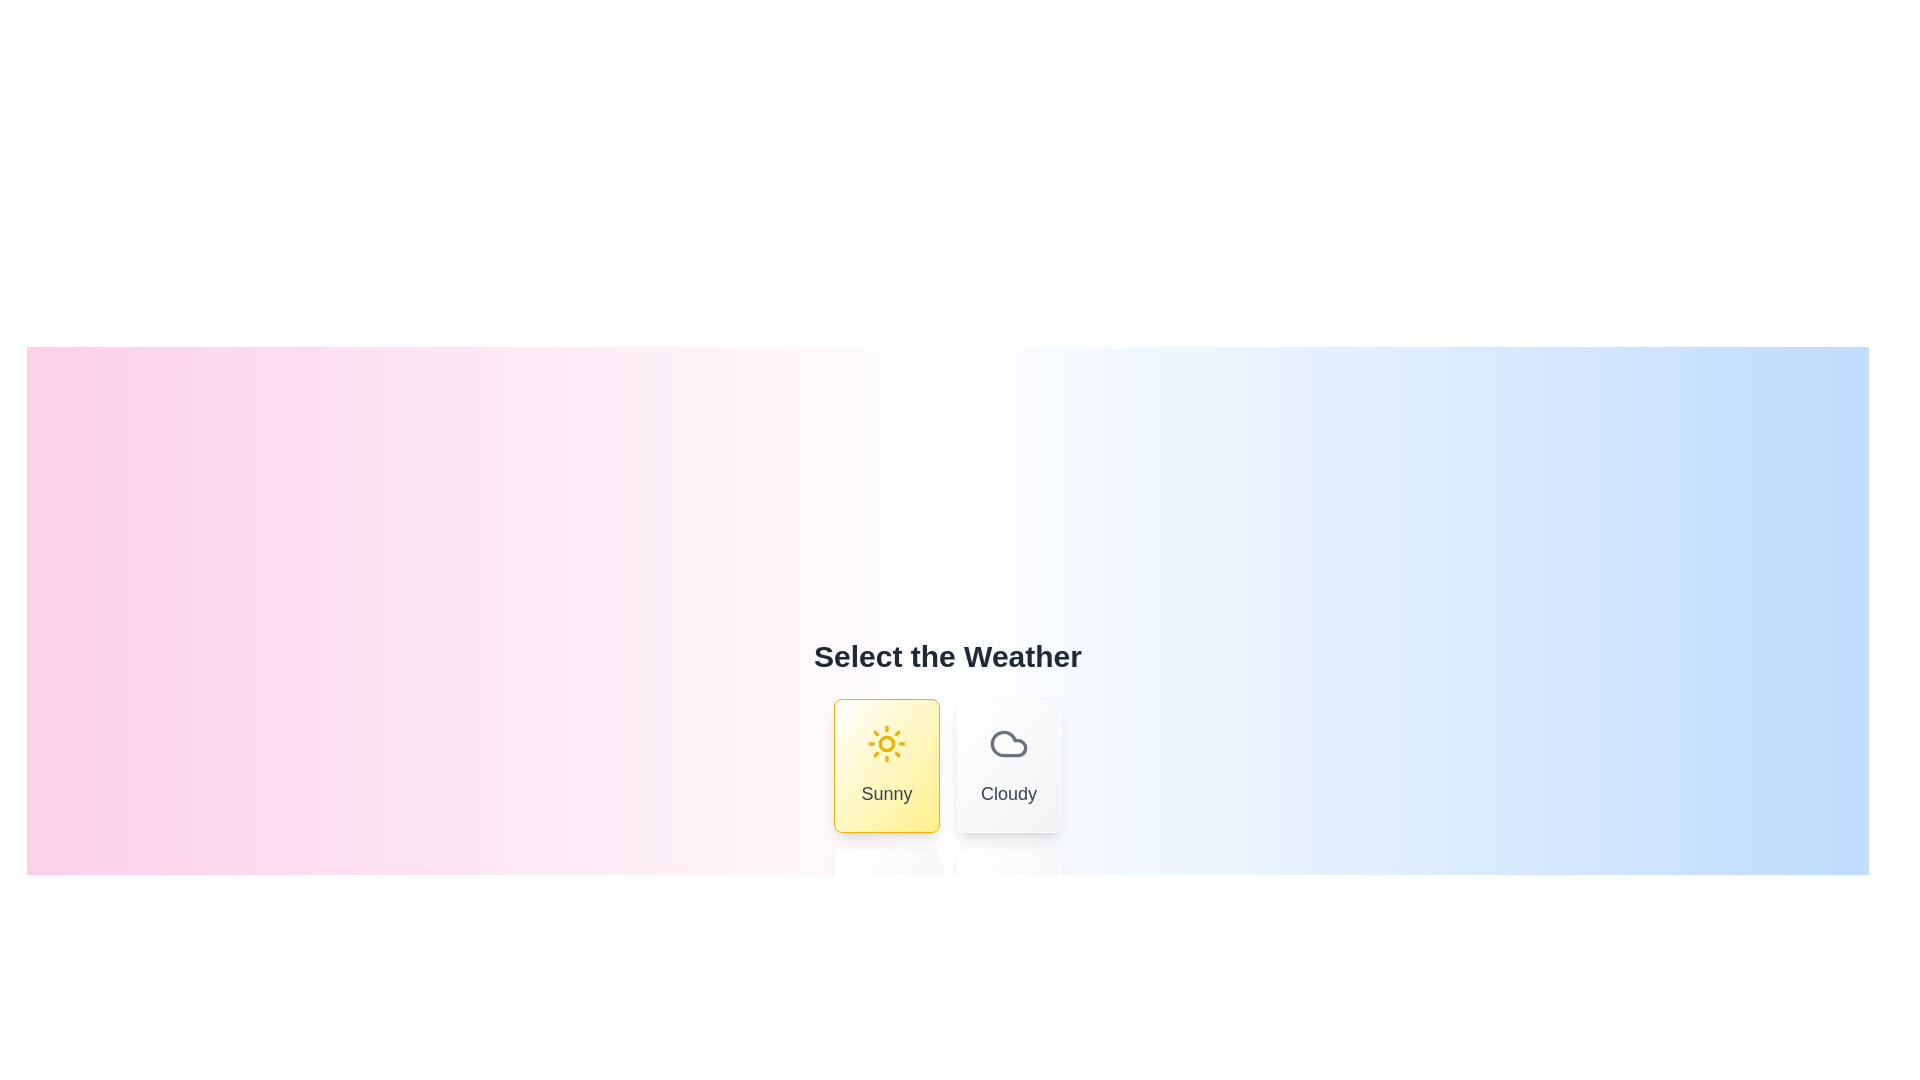  I want to click on the text label indicating the sunny weather option, which is positioned beneath a sun icon on the leftmost yellow card in the selection grid, so click(886, 793).